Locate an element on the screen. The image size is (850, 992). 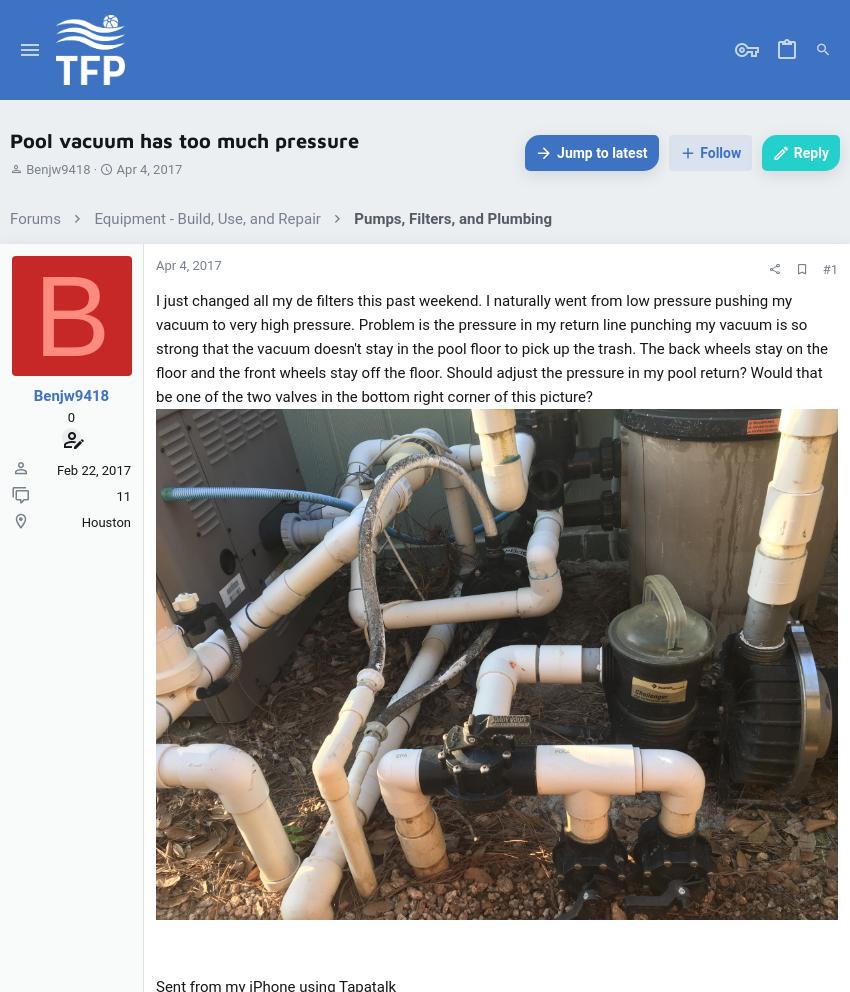
'I just changed all my de filters this past weekend. I naturally went from low pressure pushing my vacuum to very high pressure. Problem is the pressure in my return line punching my vacuum is so strong that the vacuum doesn't stay in the pool floor to pick up the trash. The back wheels stay on the floor and the front wheels stay off the floor. Should adjust the pressure in my pool return?  Would that be one of the two valves in the bottom right corner of this picture?' is located at coordinates (491, 346).